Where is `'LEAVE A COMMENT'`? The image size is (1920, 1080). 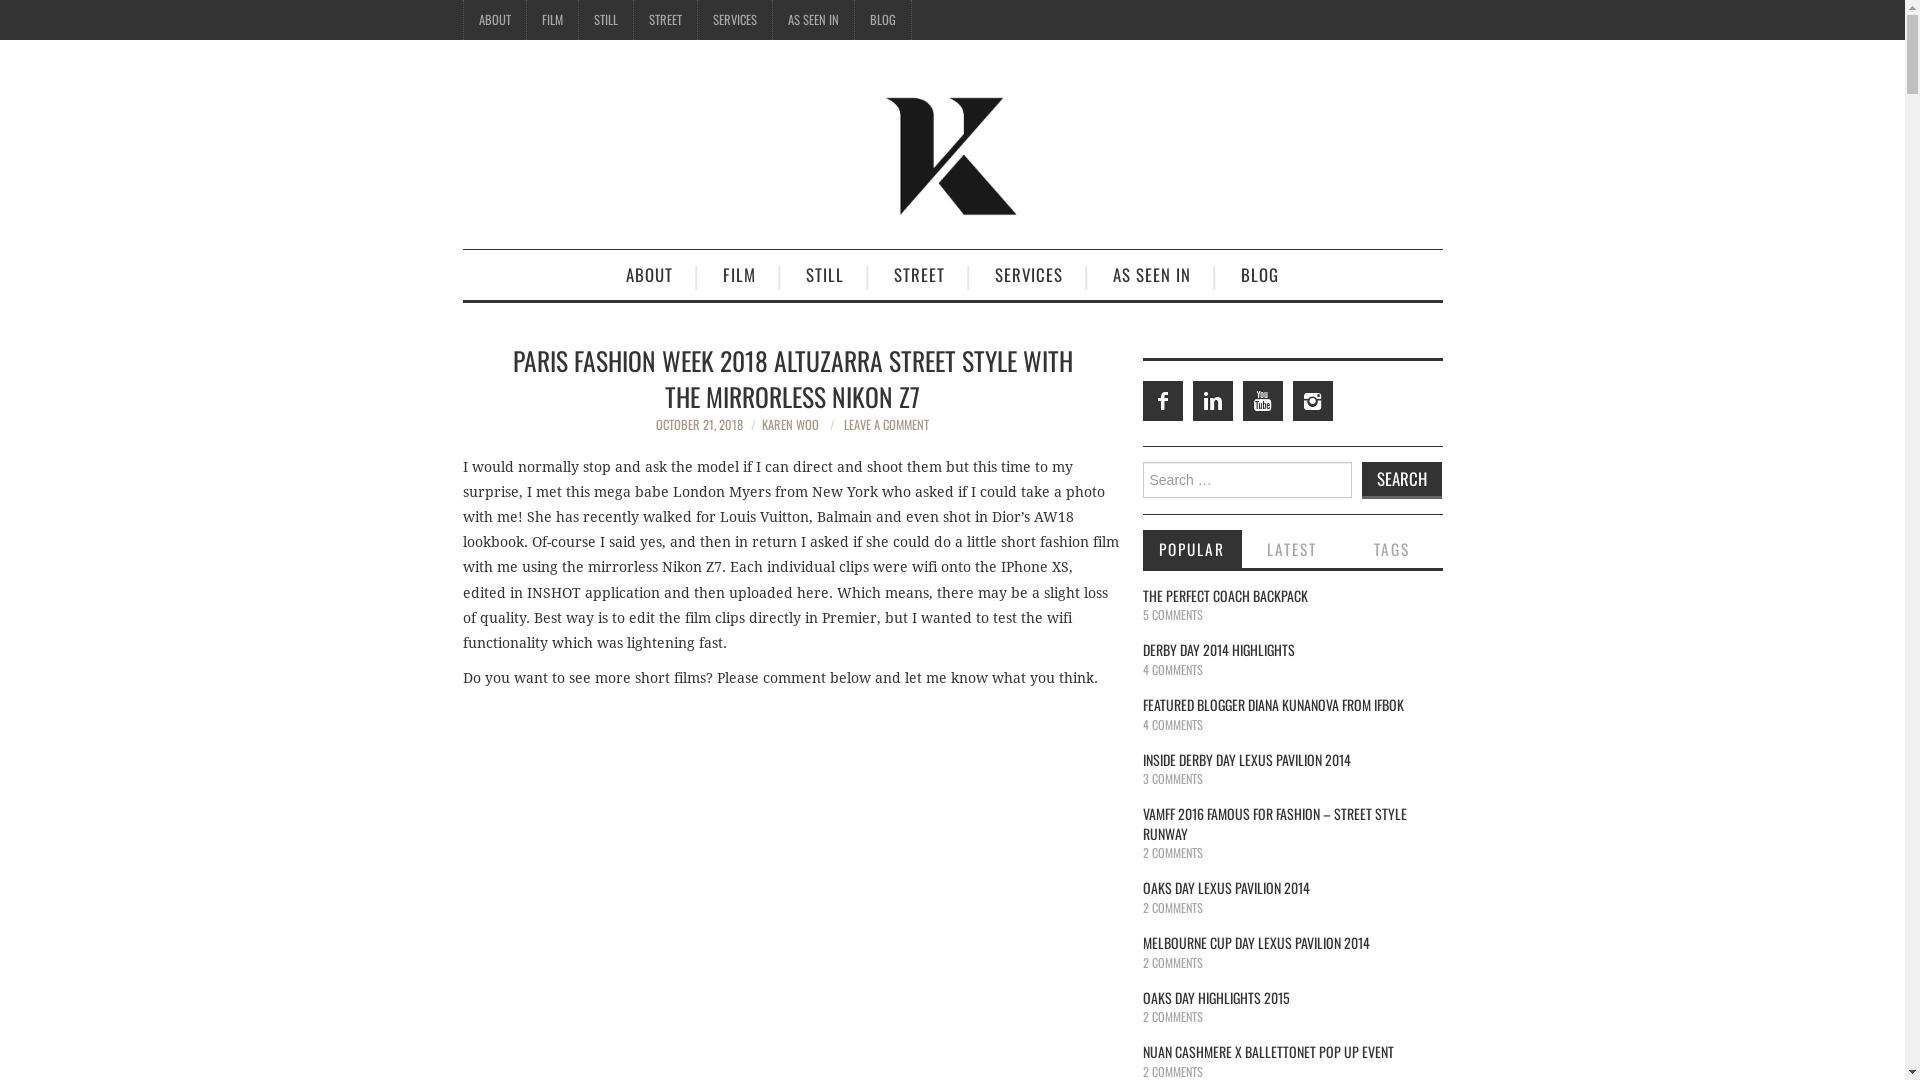
'LEAVE A COMMENT' is located at coordinates (885, 423).